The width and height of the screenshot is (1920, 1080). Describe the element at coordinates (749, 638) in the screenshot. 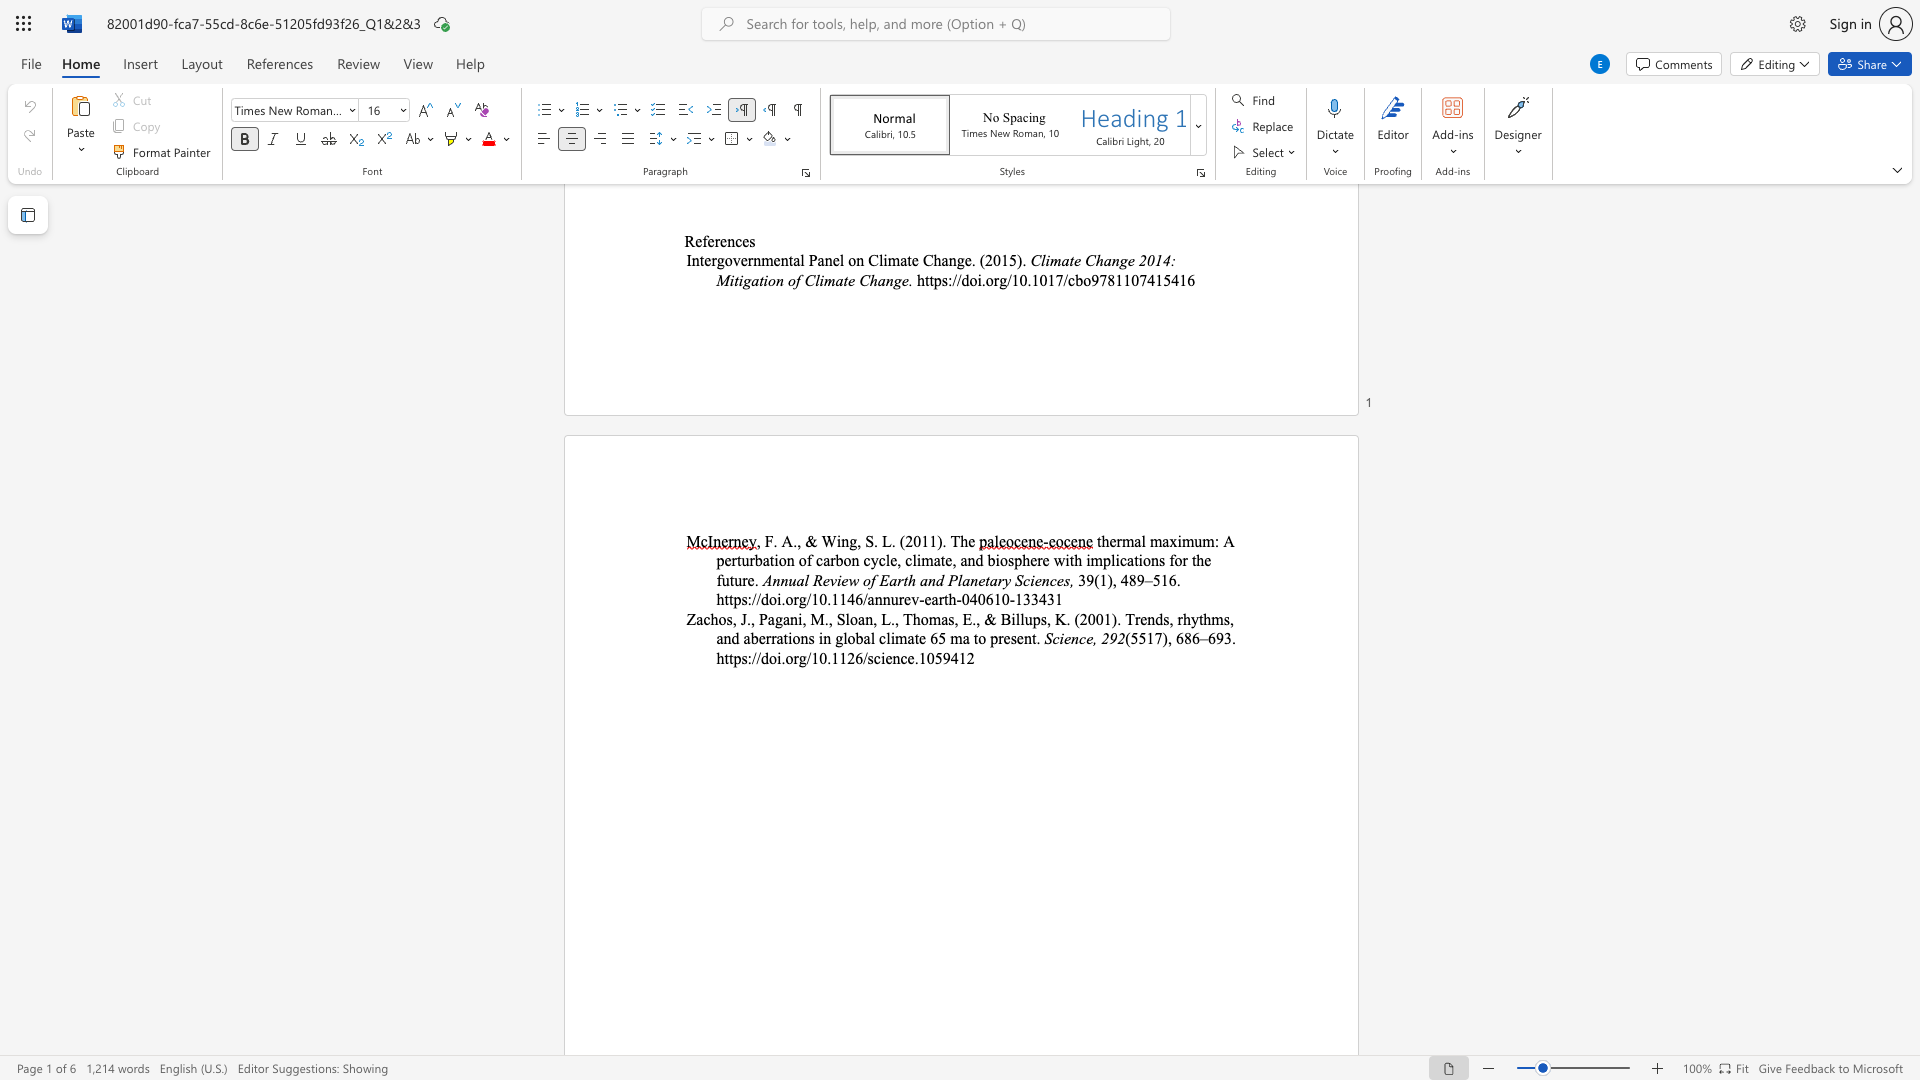

I see `the subset text "berrations in global climate 65 ma to present." within the text "and aberrations in global climate 65 ma to present."` at that location.